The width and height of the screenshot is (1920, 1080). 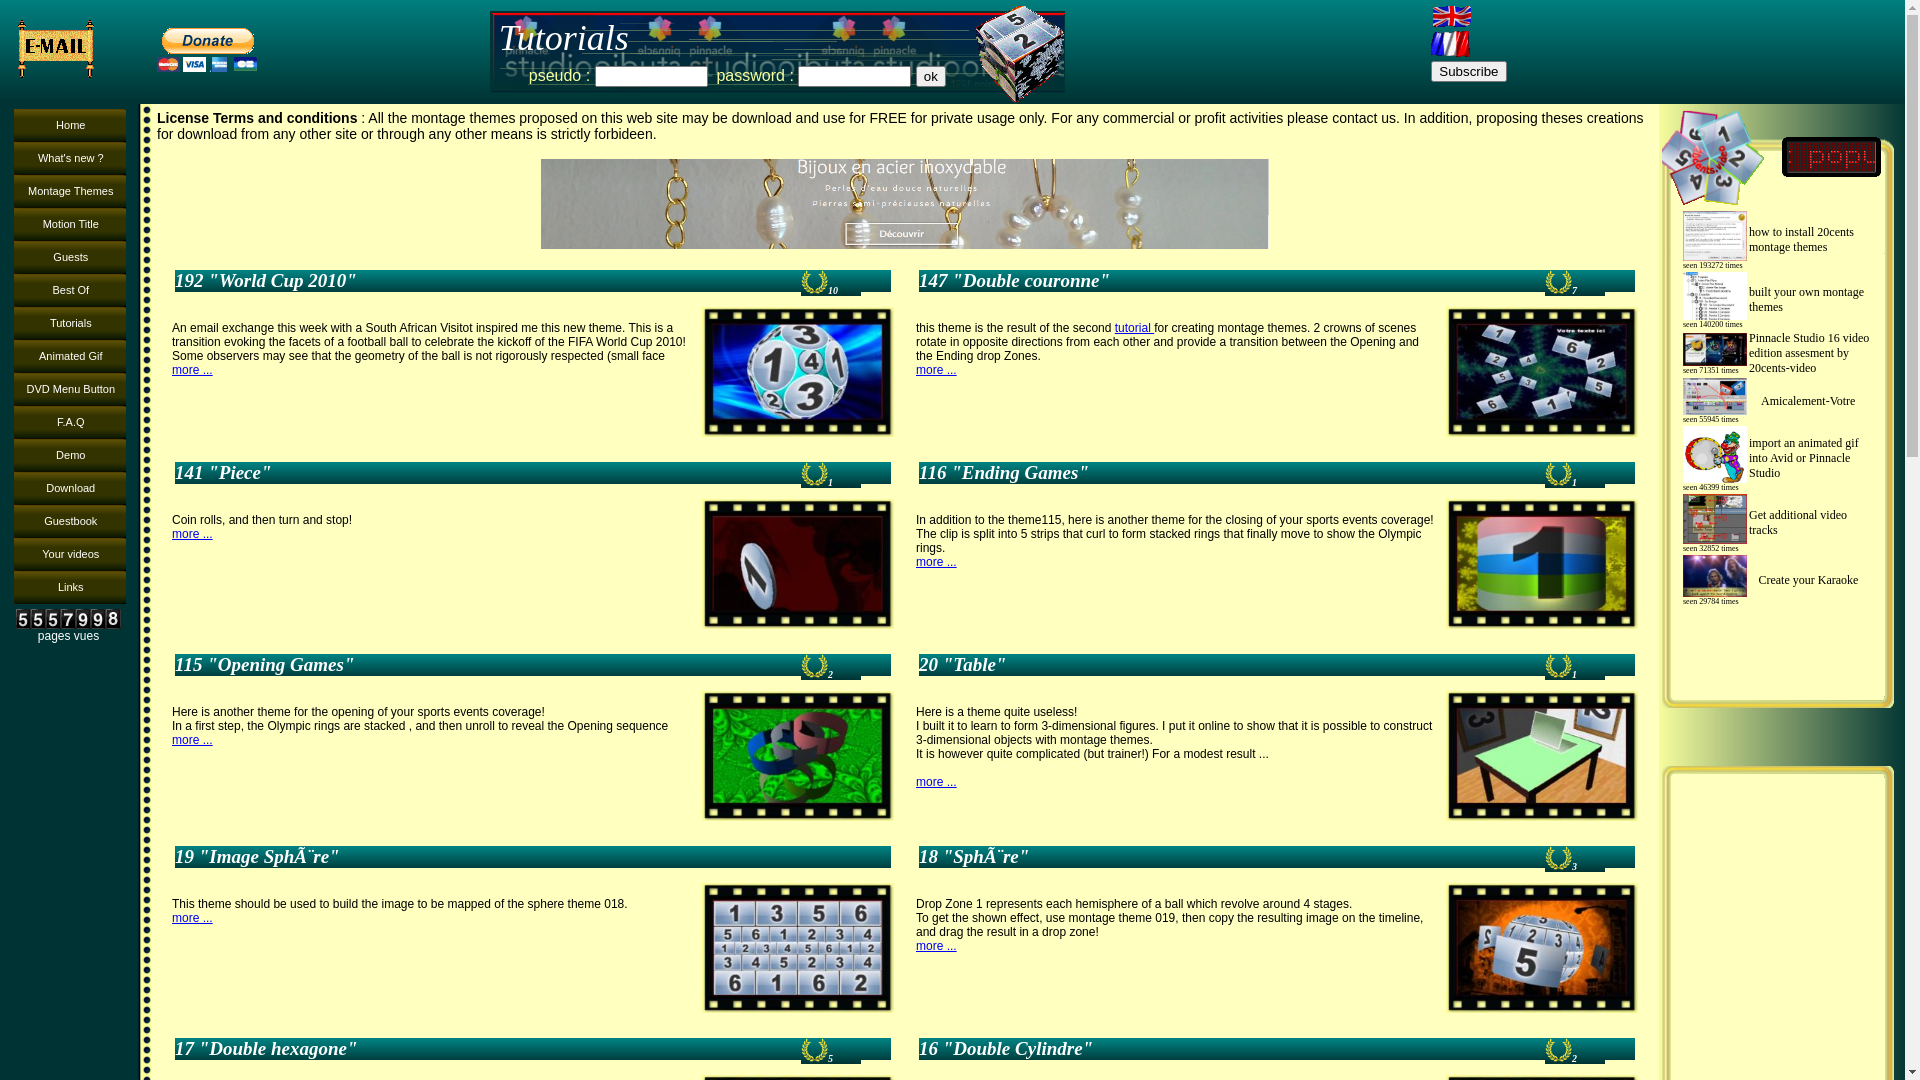 I want to click on 'Demo', so click(x=70, y=455).